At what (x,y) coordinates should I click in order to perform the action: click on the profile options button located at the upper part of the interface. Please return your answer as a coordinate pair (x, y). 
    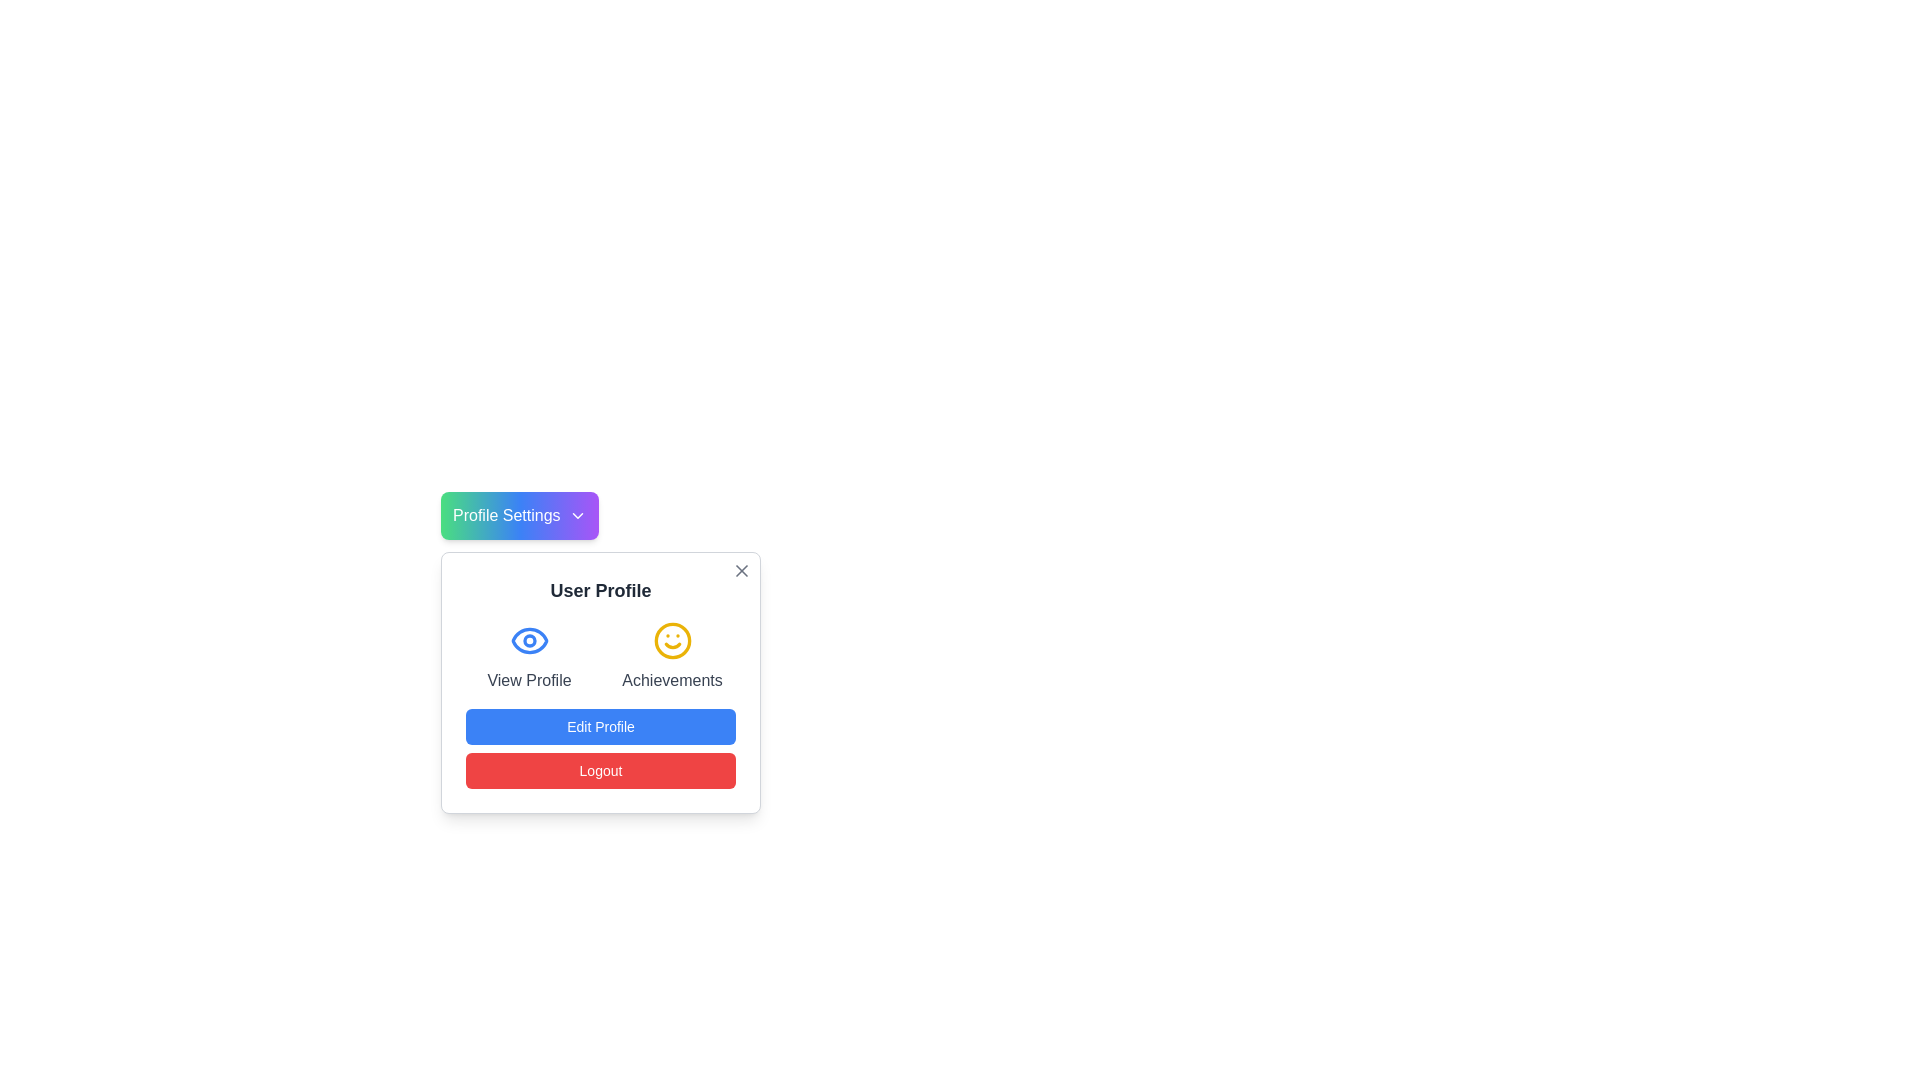
    Looking at the image, I should click on (519, 515).